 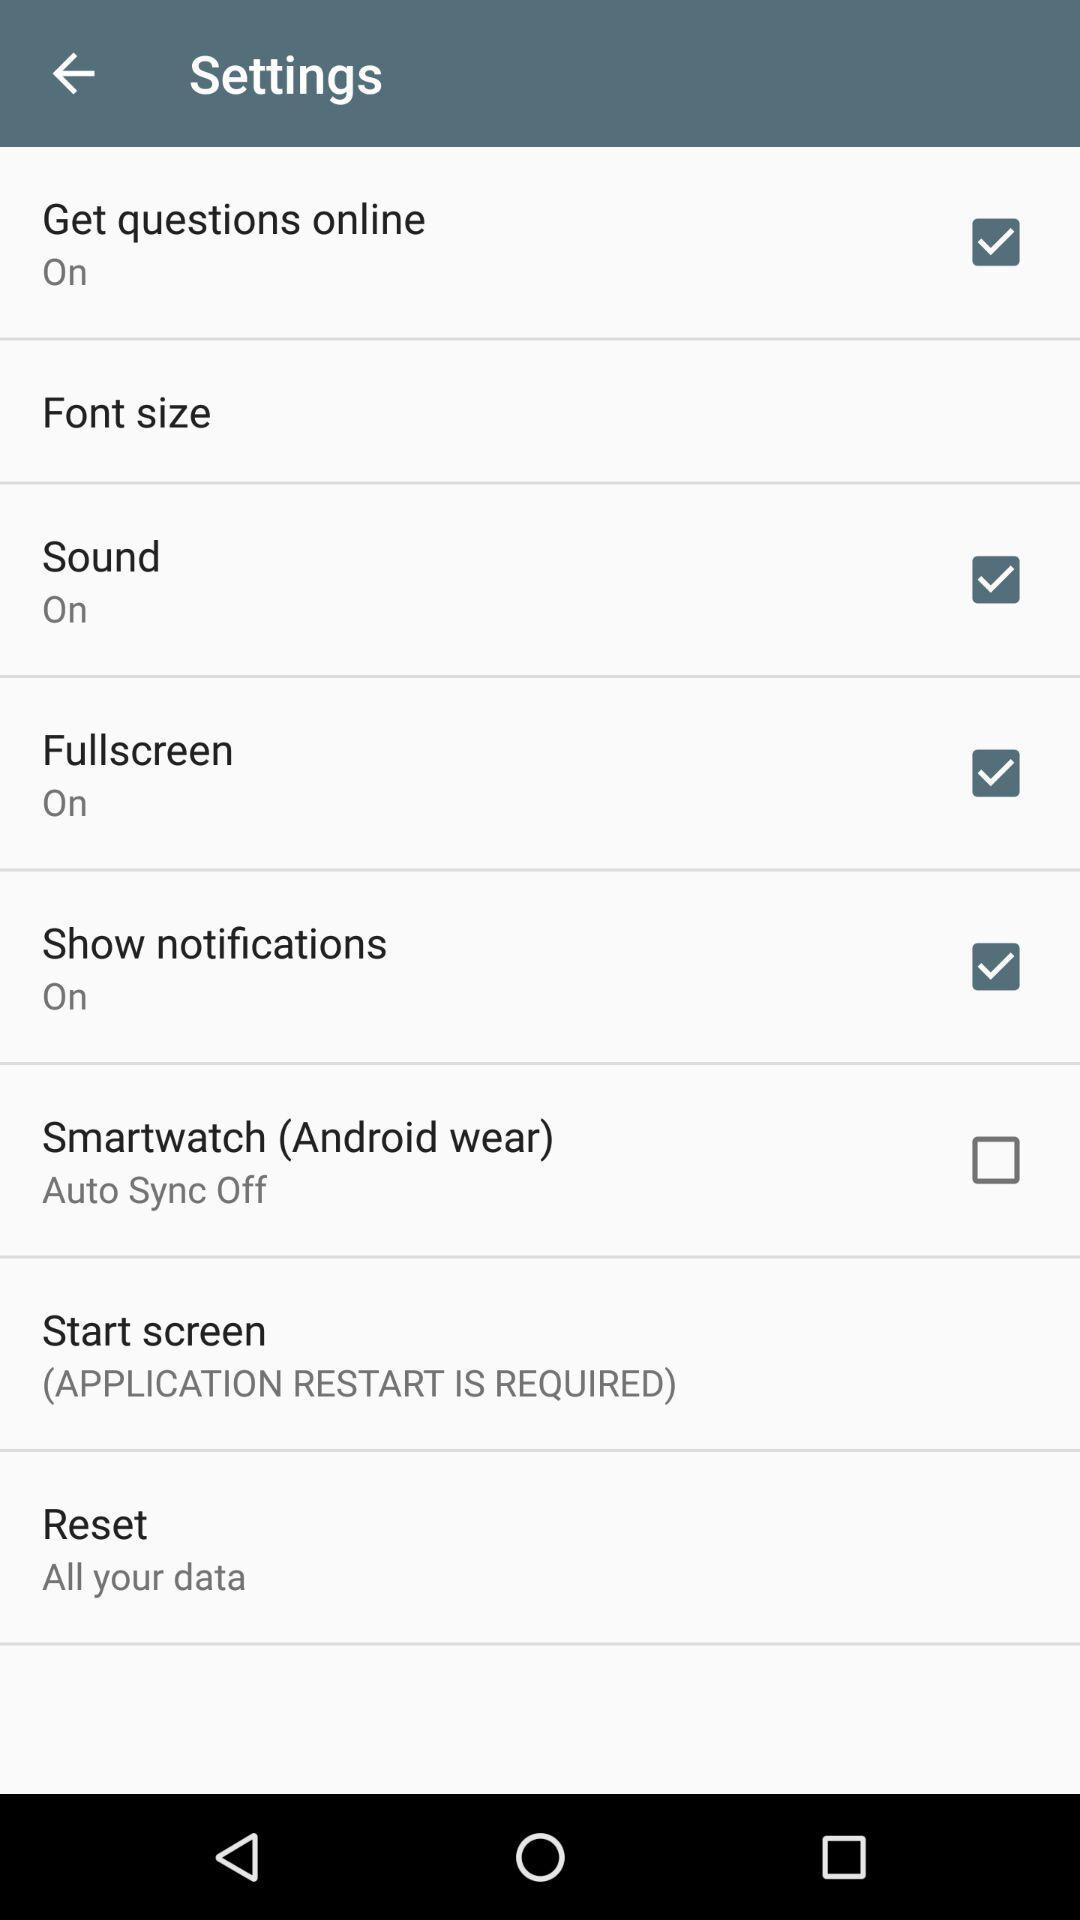 What do you see at coordinates (214, 940) in the screenshot?
I see `icon above the on` at bounding box center [214, 940].